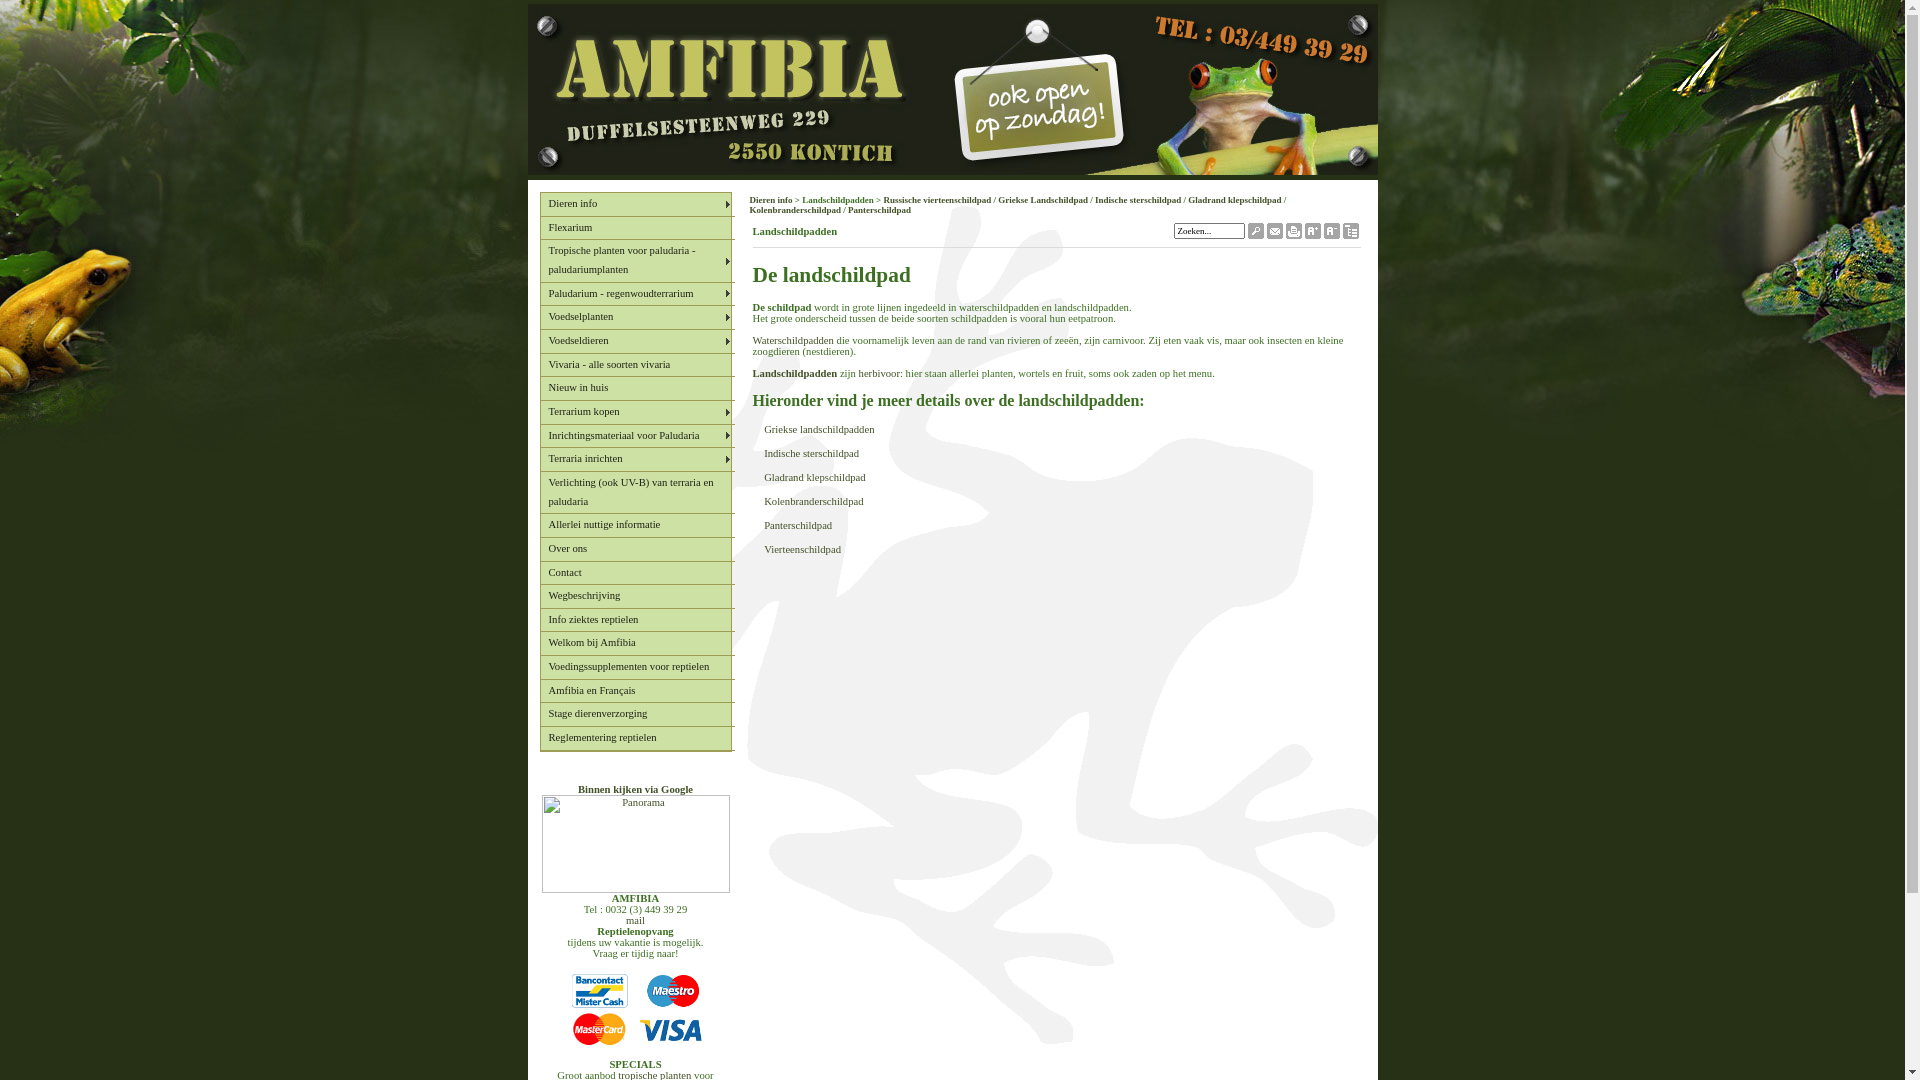 Image resolution: width=1920 pixels, height=1080 pixels. What do you see at coordinates (636, 644) in the screenshot?
I see `'Welkom bij Amfibia'` at bounding box center [636, 644].